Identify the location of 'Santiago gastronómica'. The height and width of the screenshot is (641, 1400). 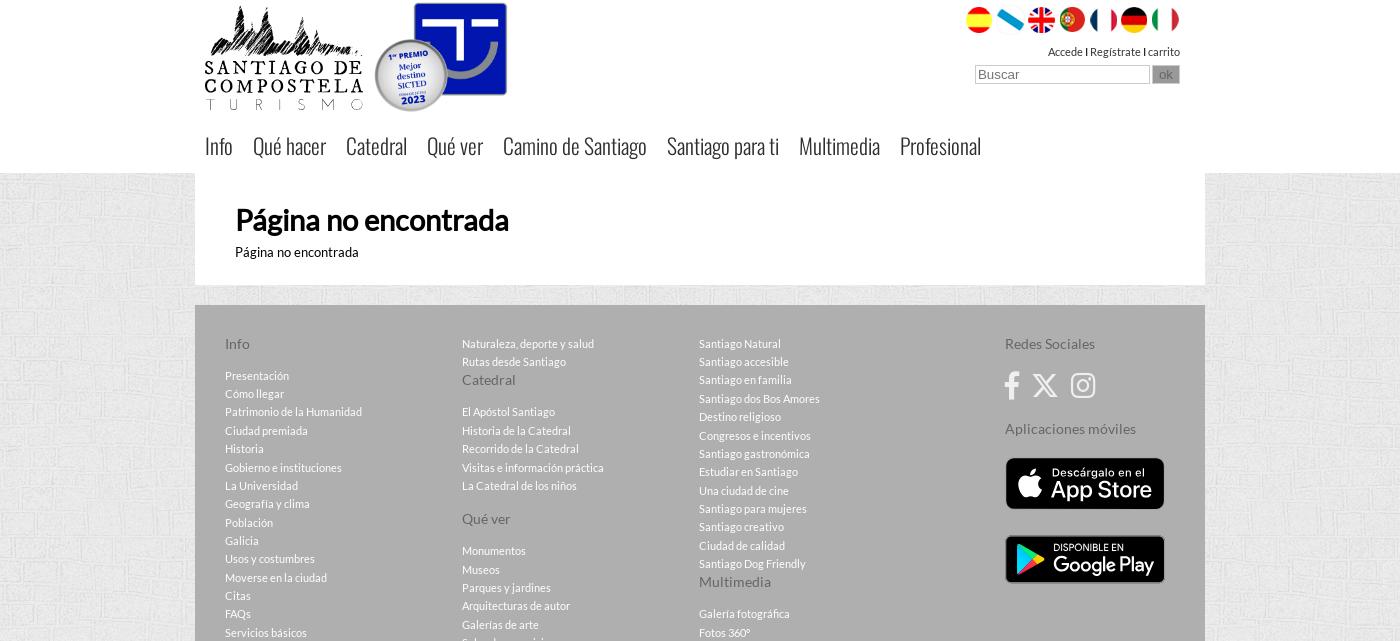
(754, 452).